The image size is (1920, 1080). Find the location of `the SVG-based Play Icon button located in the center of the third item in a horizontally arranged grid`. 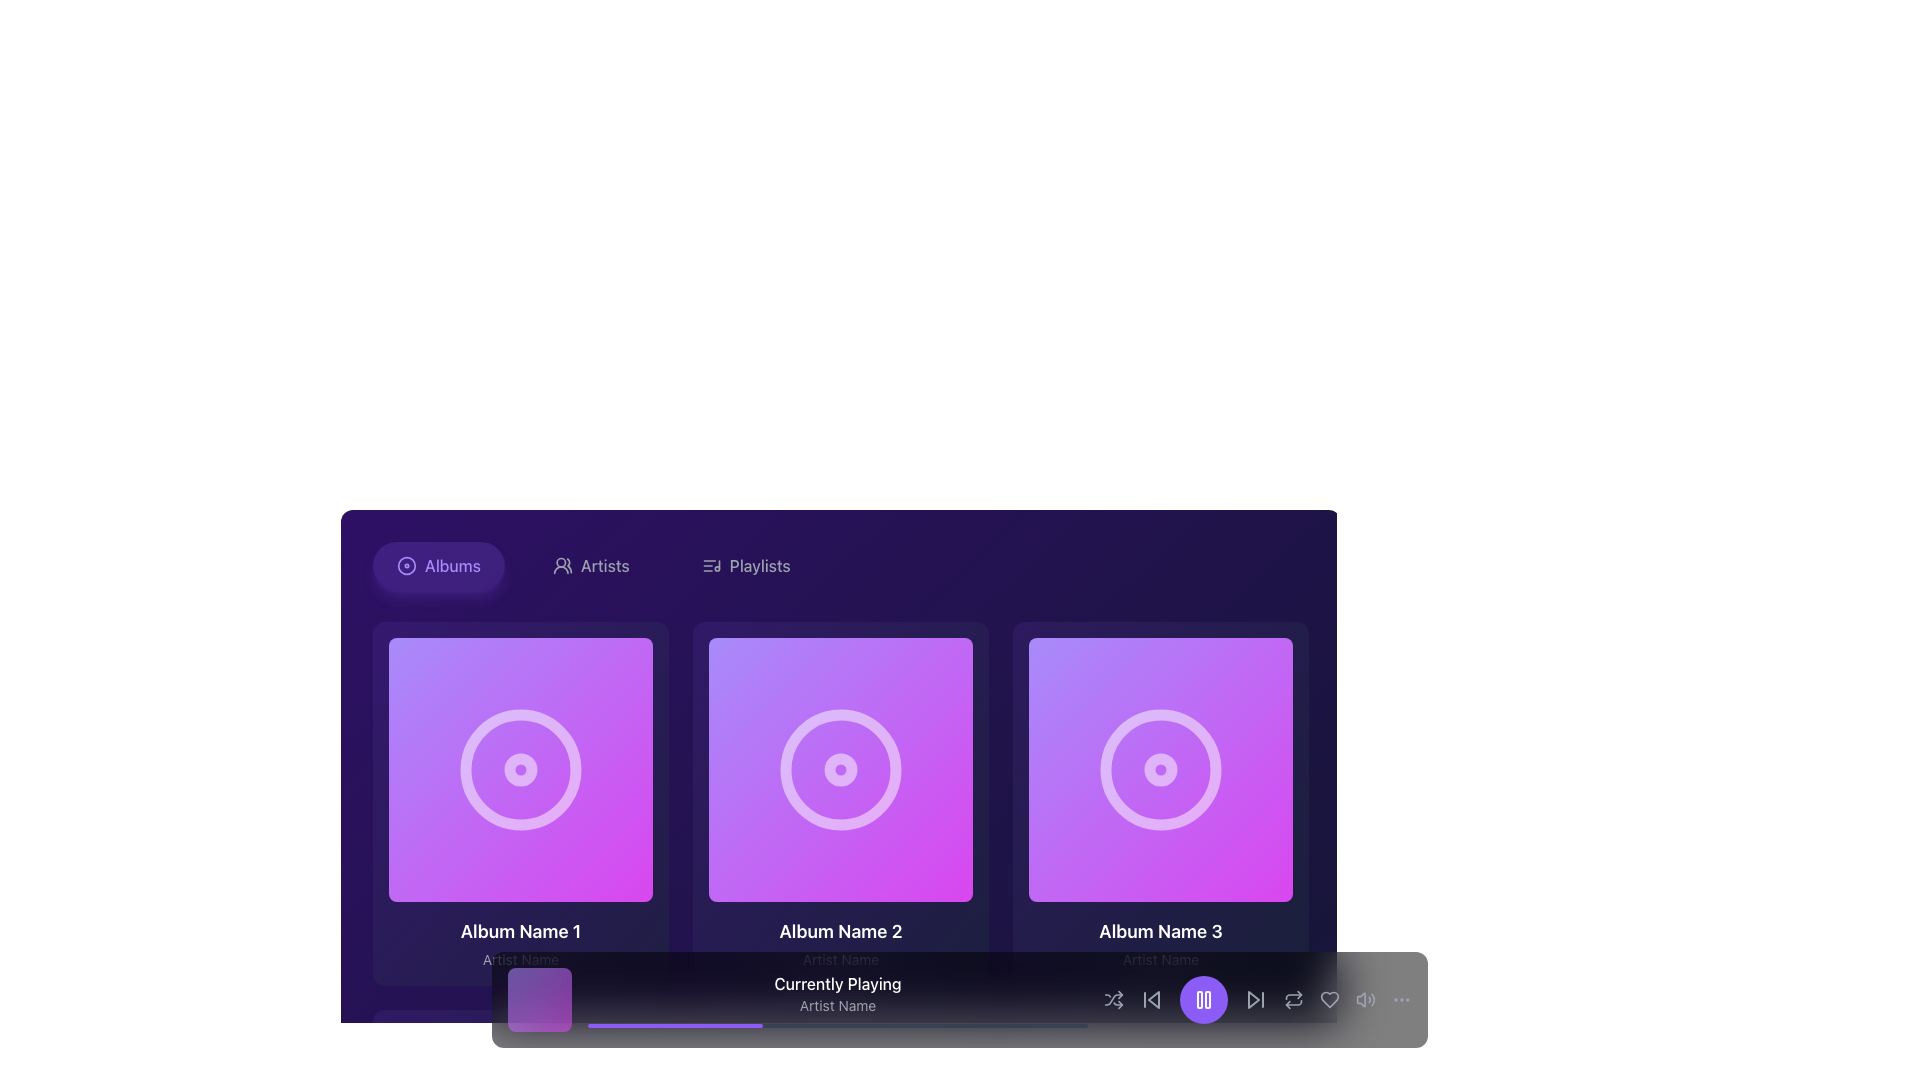

the SVG-based Play Icon button located in the center of the third item in a horizontally arranged grid is located at coordinates (1162, 769).